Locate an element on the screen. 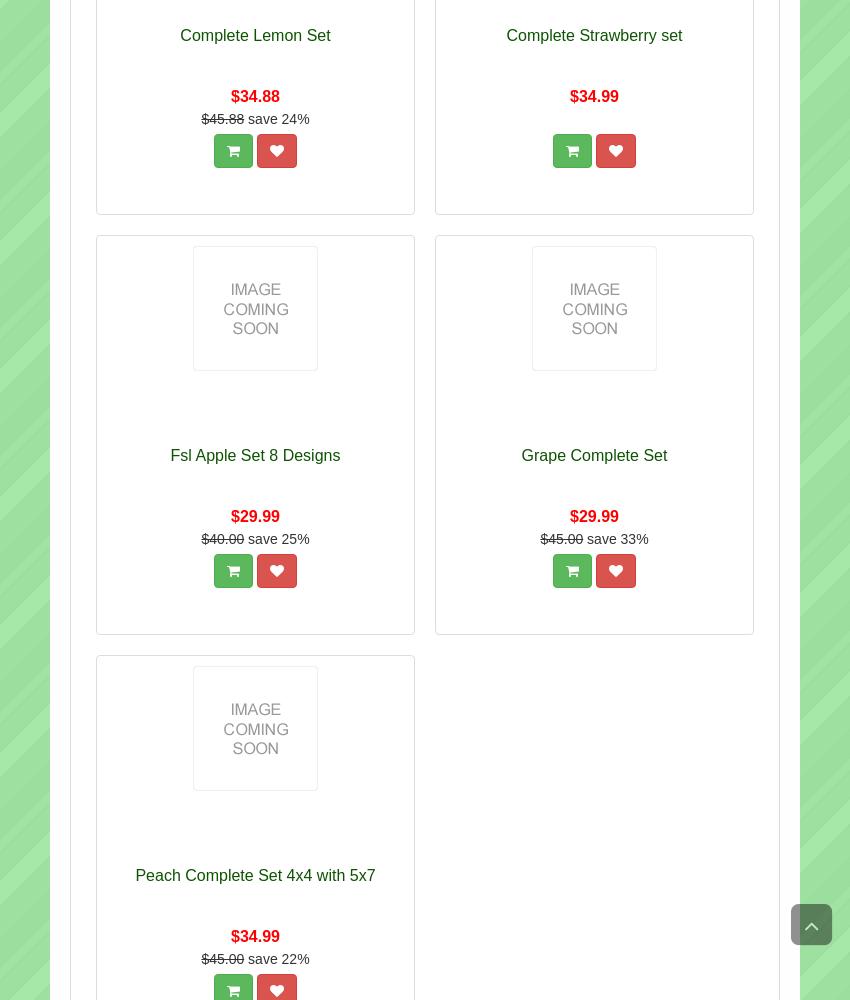 The image size is (850, 1000). 'Fsl Apple Set 8 Designs' is located at coordinates (255, 454).